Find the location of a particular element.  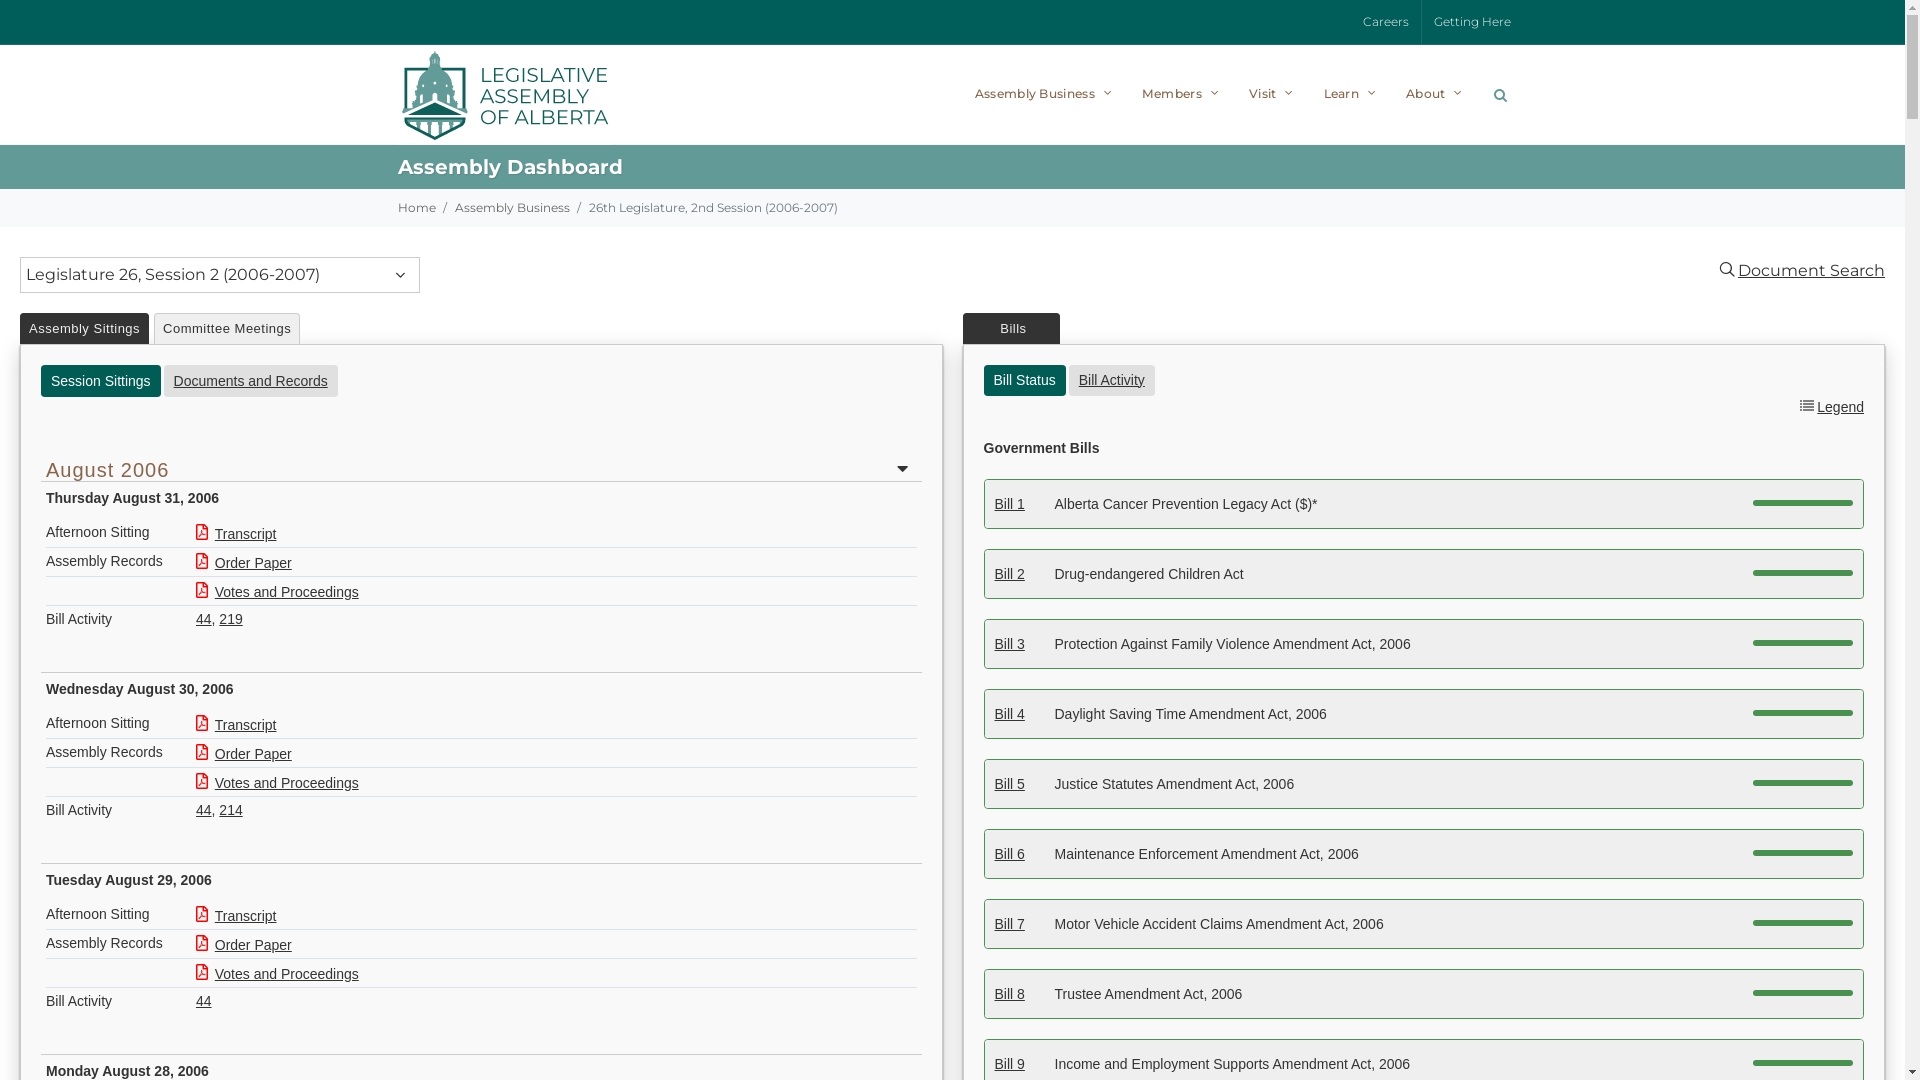

'Bill 2' is located at coordinates (1008, 574).